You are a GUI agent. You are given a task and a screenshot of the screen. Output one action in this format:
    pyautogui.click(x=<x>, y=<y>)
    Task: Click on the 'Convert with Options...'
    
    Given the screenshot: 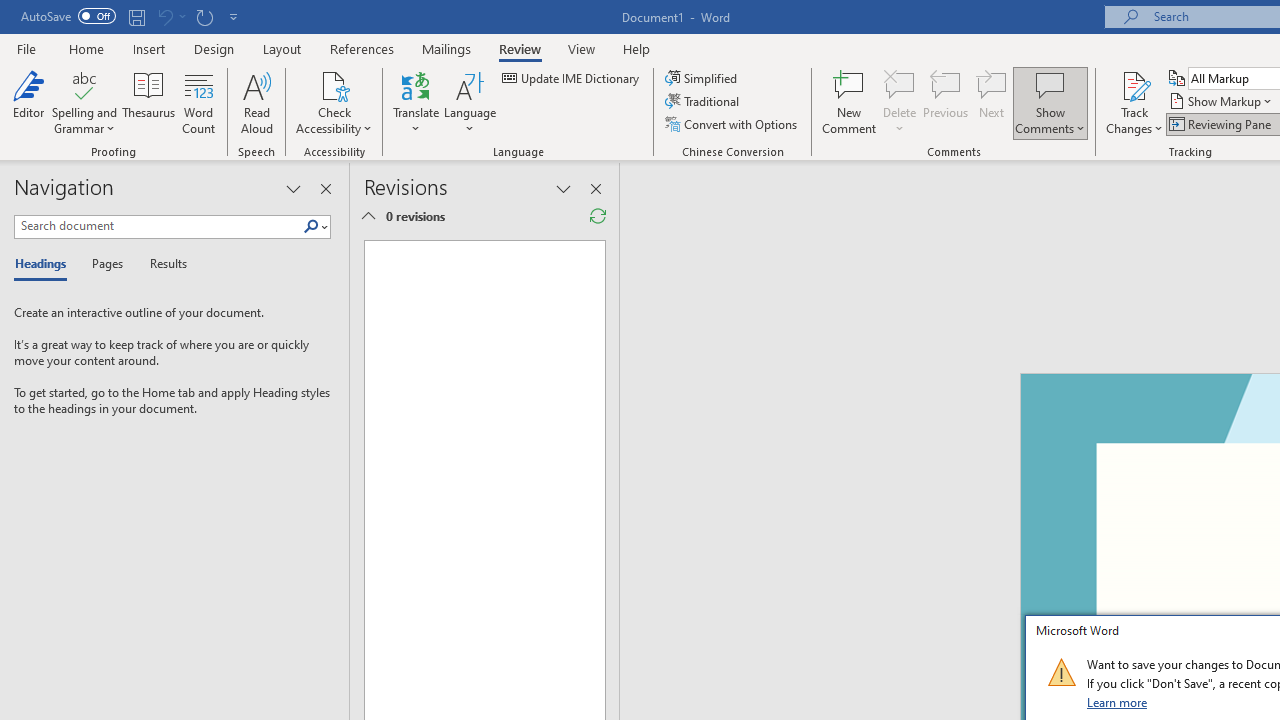 What is the action you would take?
    pyautogui.click(x=731, y=124)
    